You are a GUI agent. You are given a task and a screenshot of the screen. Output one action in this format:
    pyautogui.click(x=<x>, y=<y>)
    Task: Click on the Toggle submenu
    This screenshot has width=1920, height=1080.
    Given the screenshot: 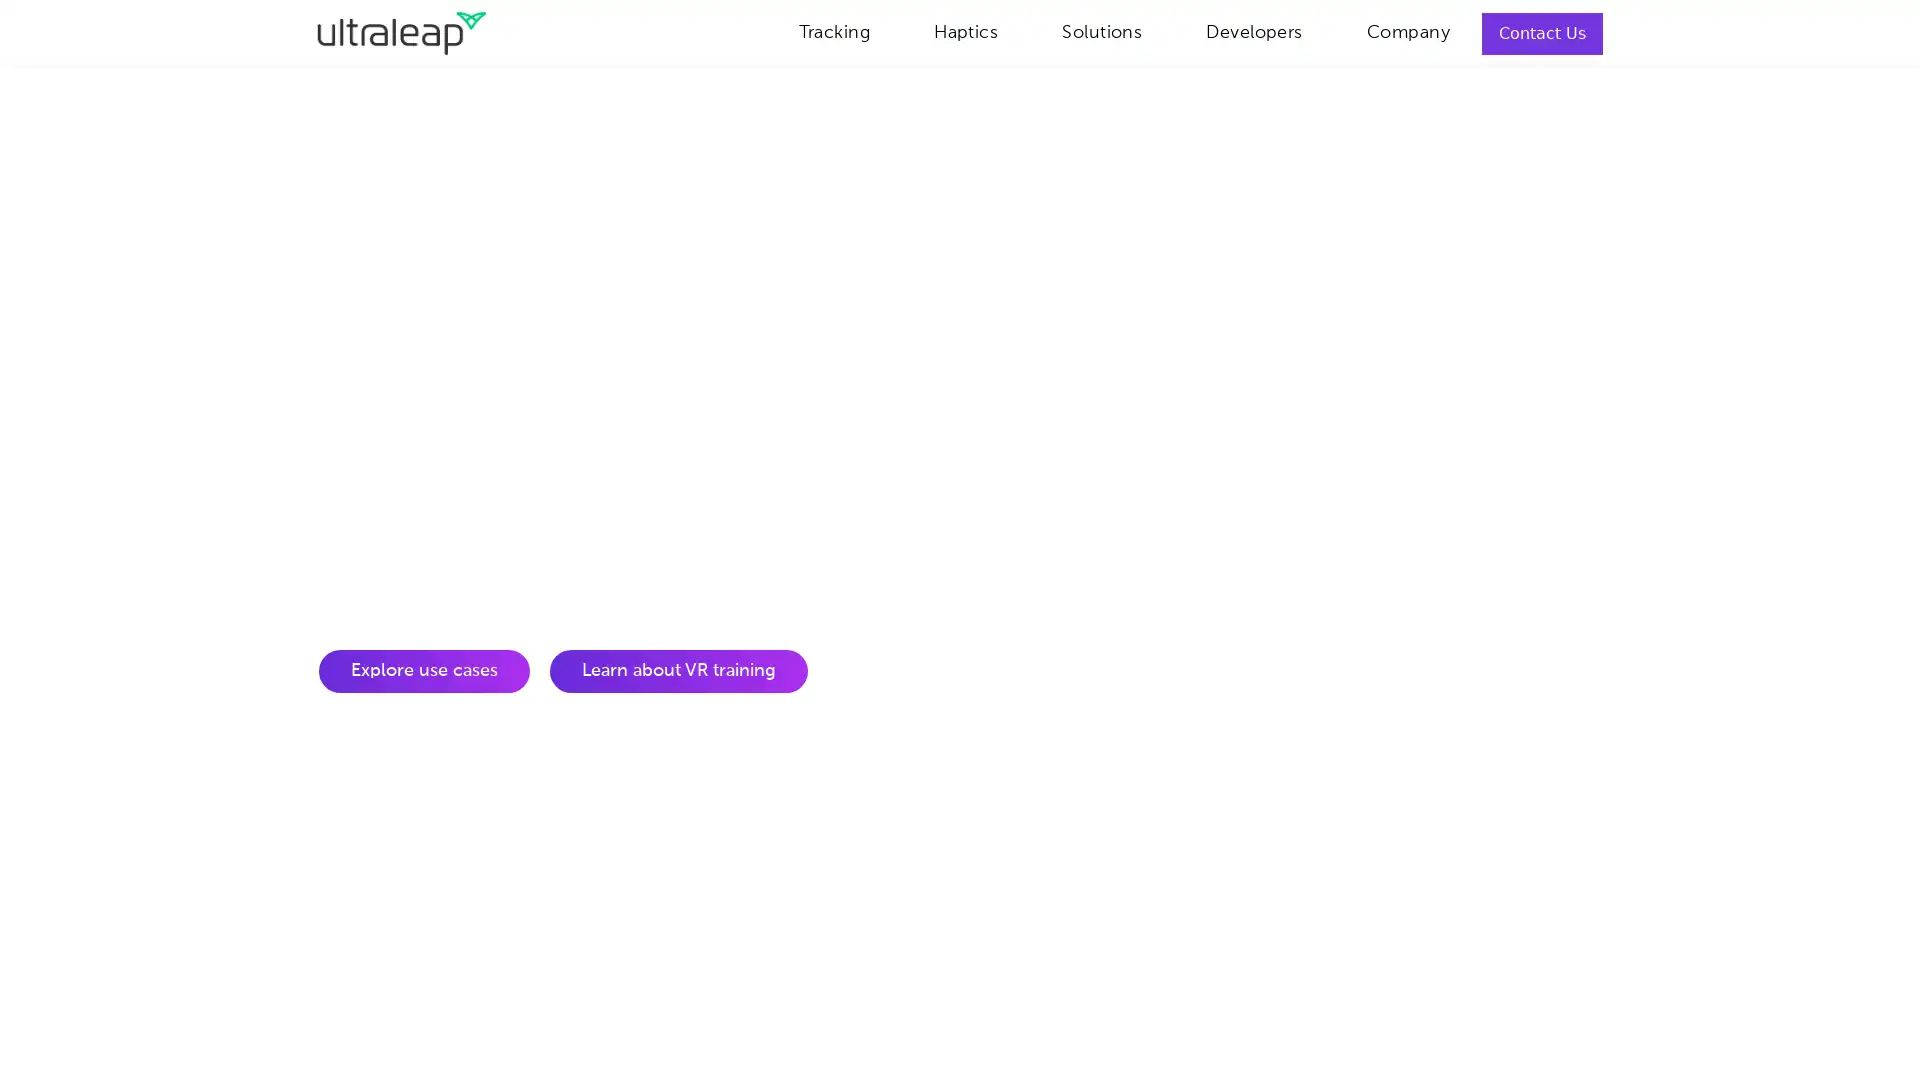 What is the action you would take?
    pyautogui.click(x=1022, y=30)
    